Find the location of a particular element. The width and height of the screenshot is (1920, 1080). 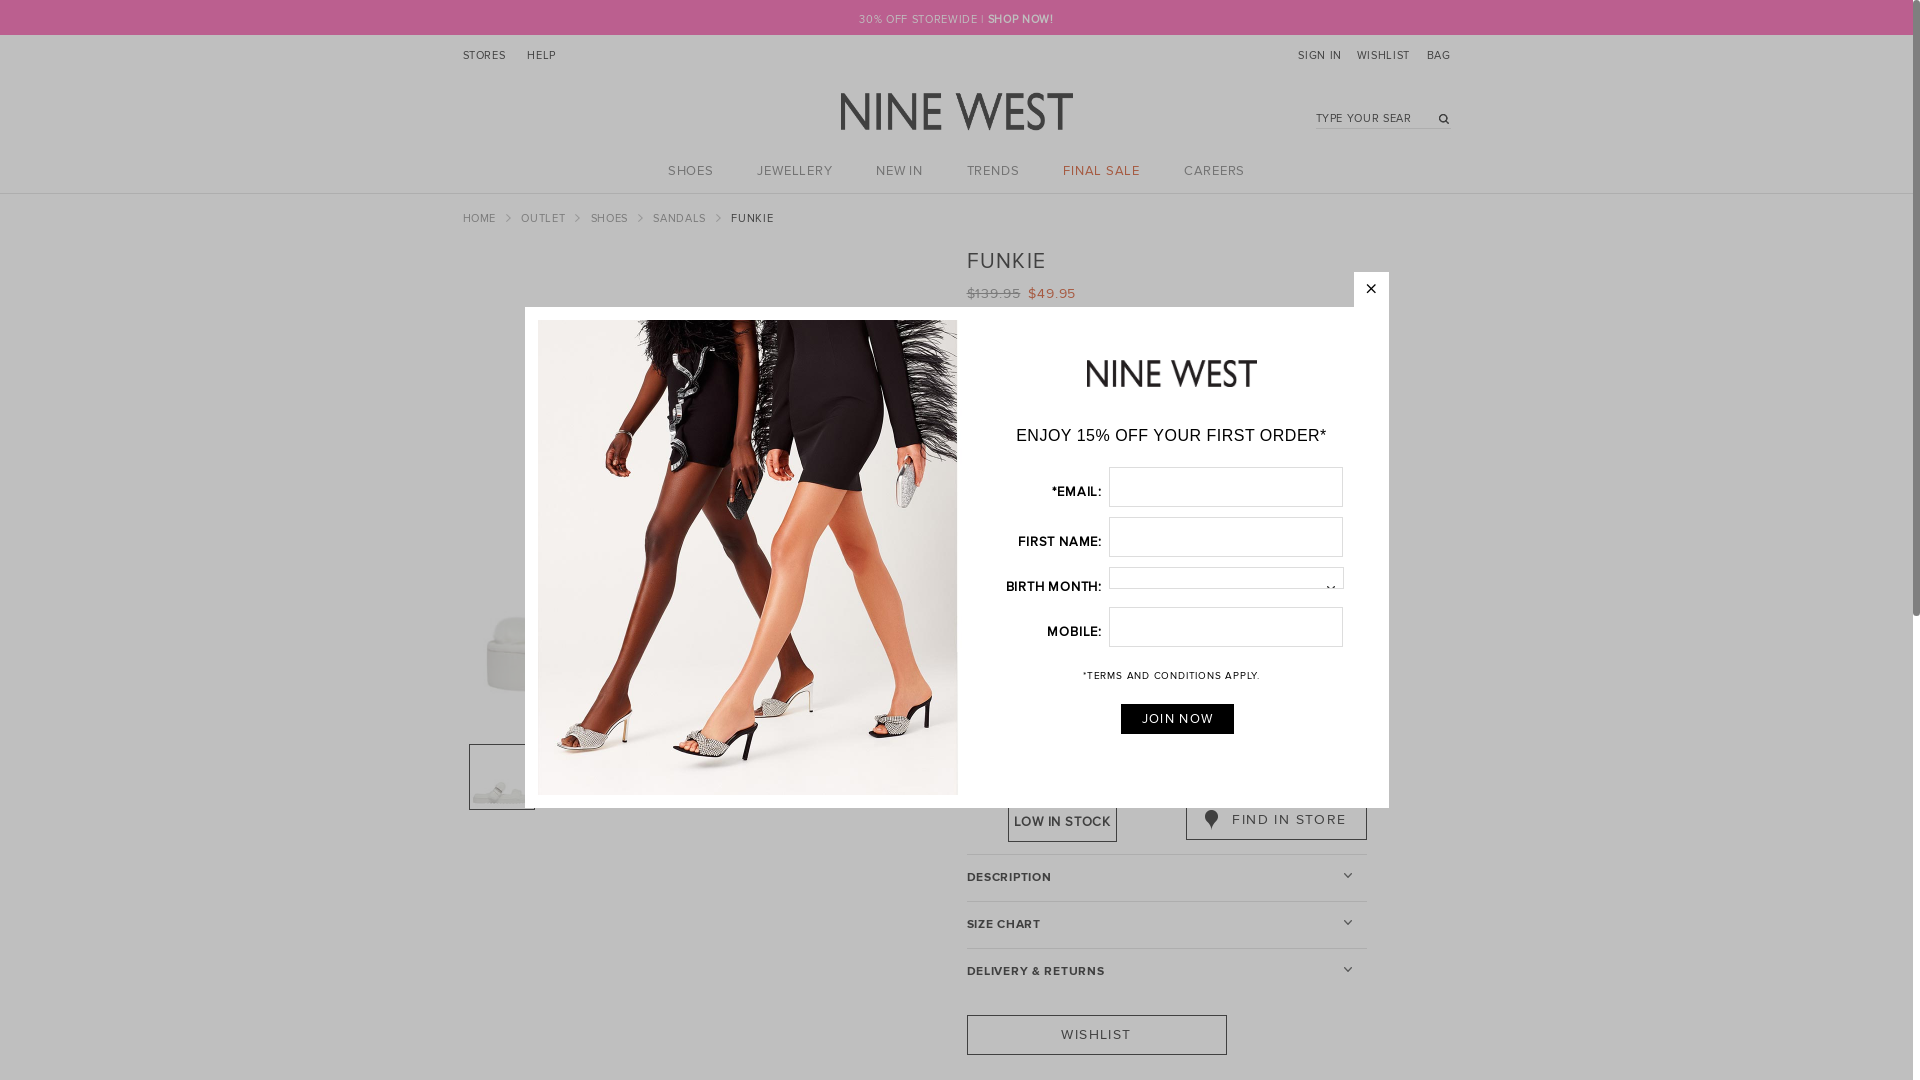

'FUNKIE  IVORY' is located at coordinates (734, 775).